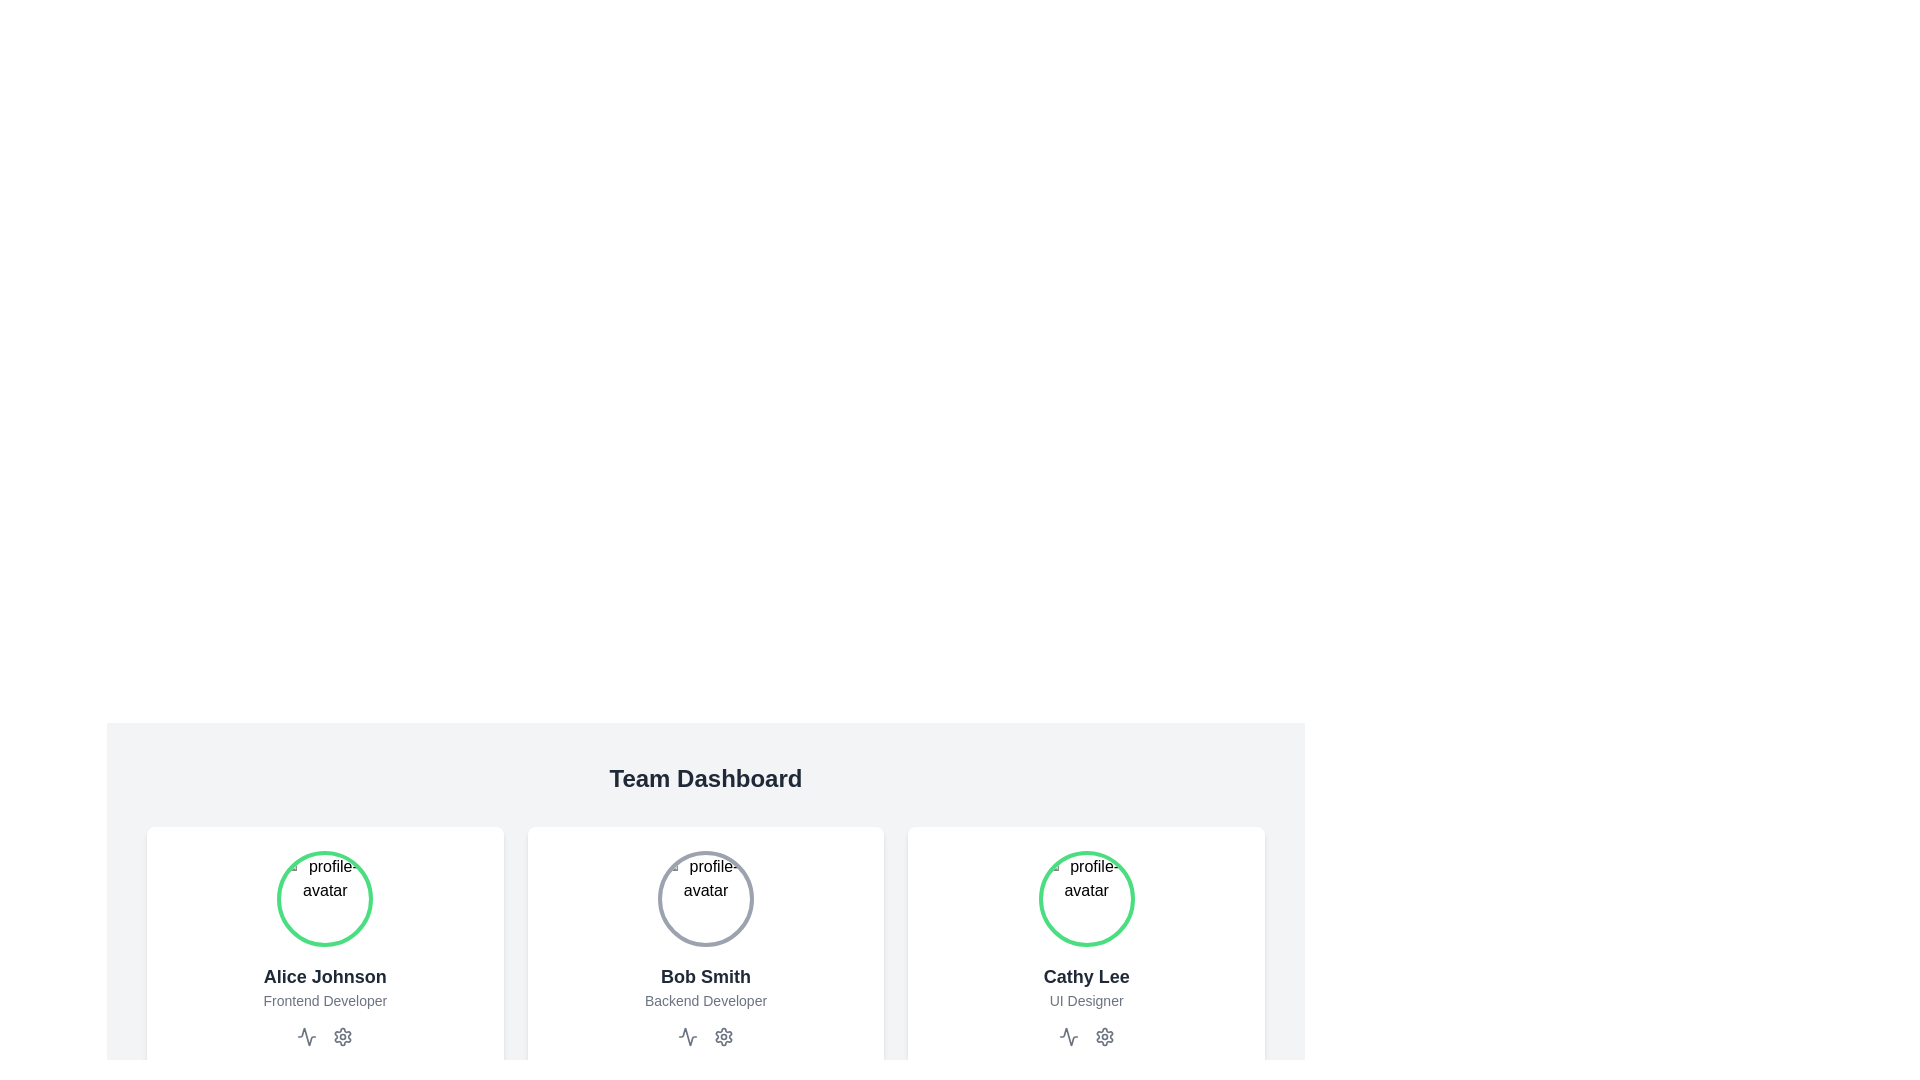  I want to click on the displayed profile on the team member's profile card located in the Team Dashboard interface, which shows their name, role, and avatar, so click(705, 947).